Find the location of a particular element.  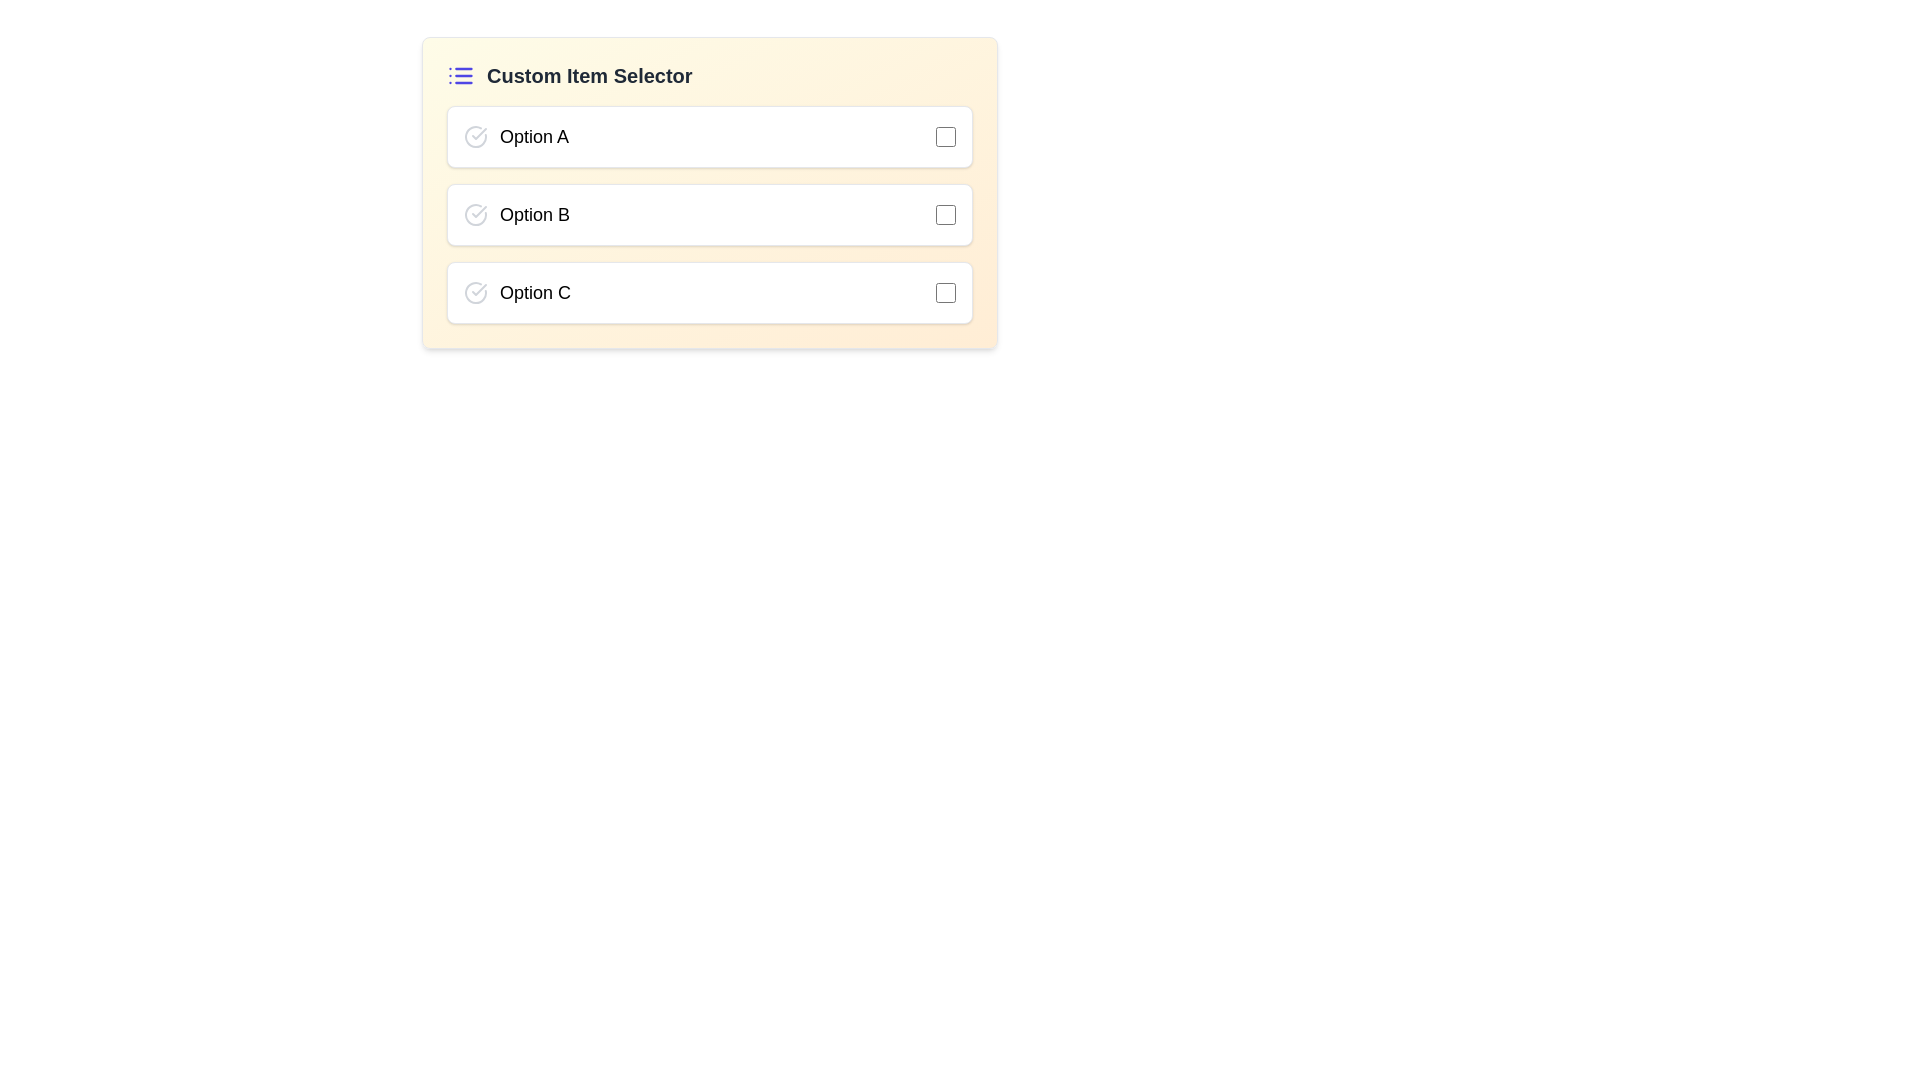

the checkbox styled with a blue focus ring and blue checkmark, located on the far right of 'Option C' in the 'Custom Item Selector' is located at coordinates (944, 293).